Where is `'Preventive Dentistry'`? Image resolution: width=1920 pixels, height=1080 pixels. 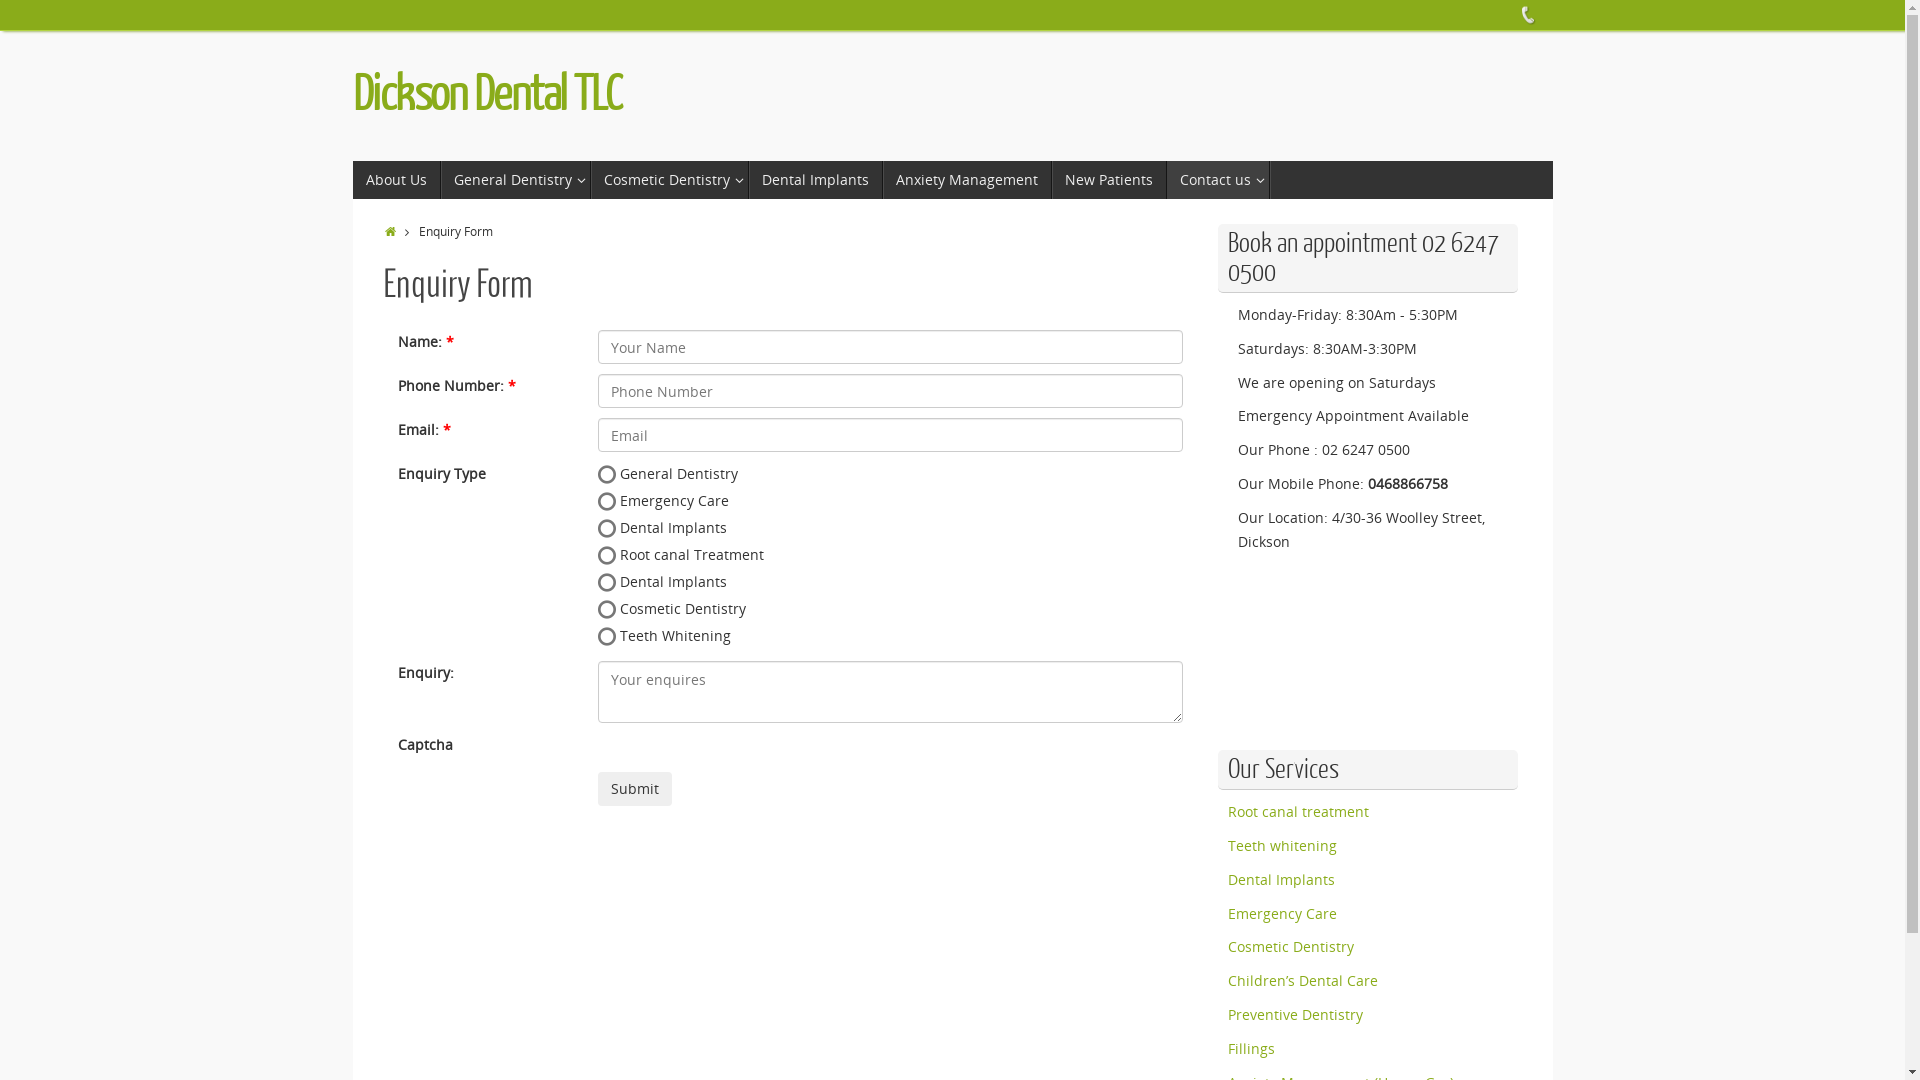 'Preventive Dentistry' is located at coordinates (1227, 1014).